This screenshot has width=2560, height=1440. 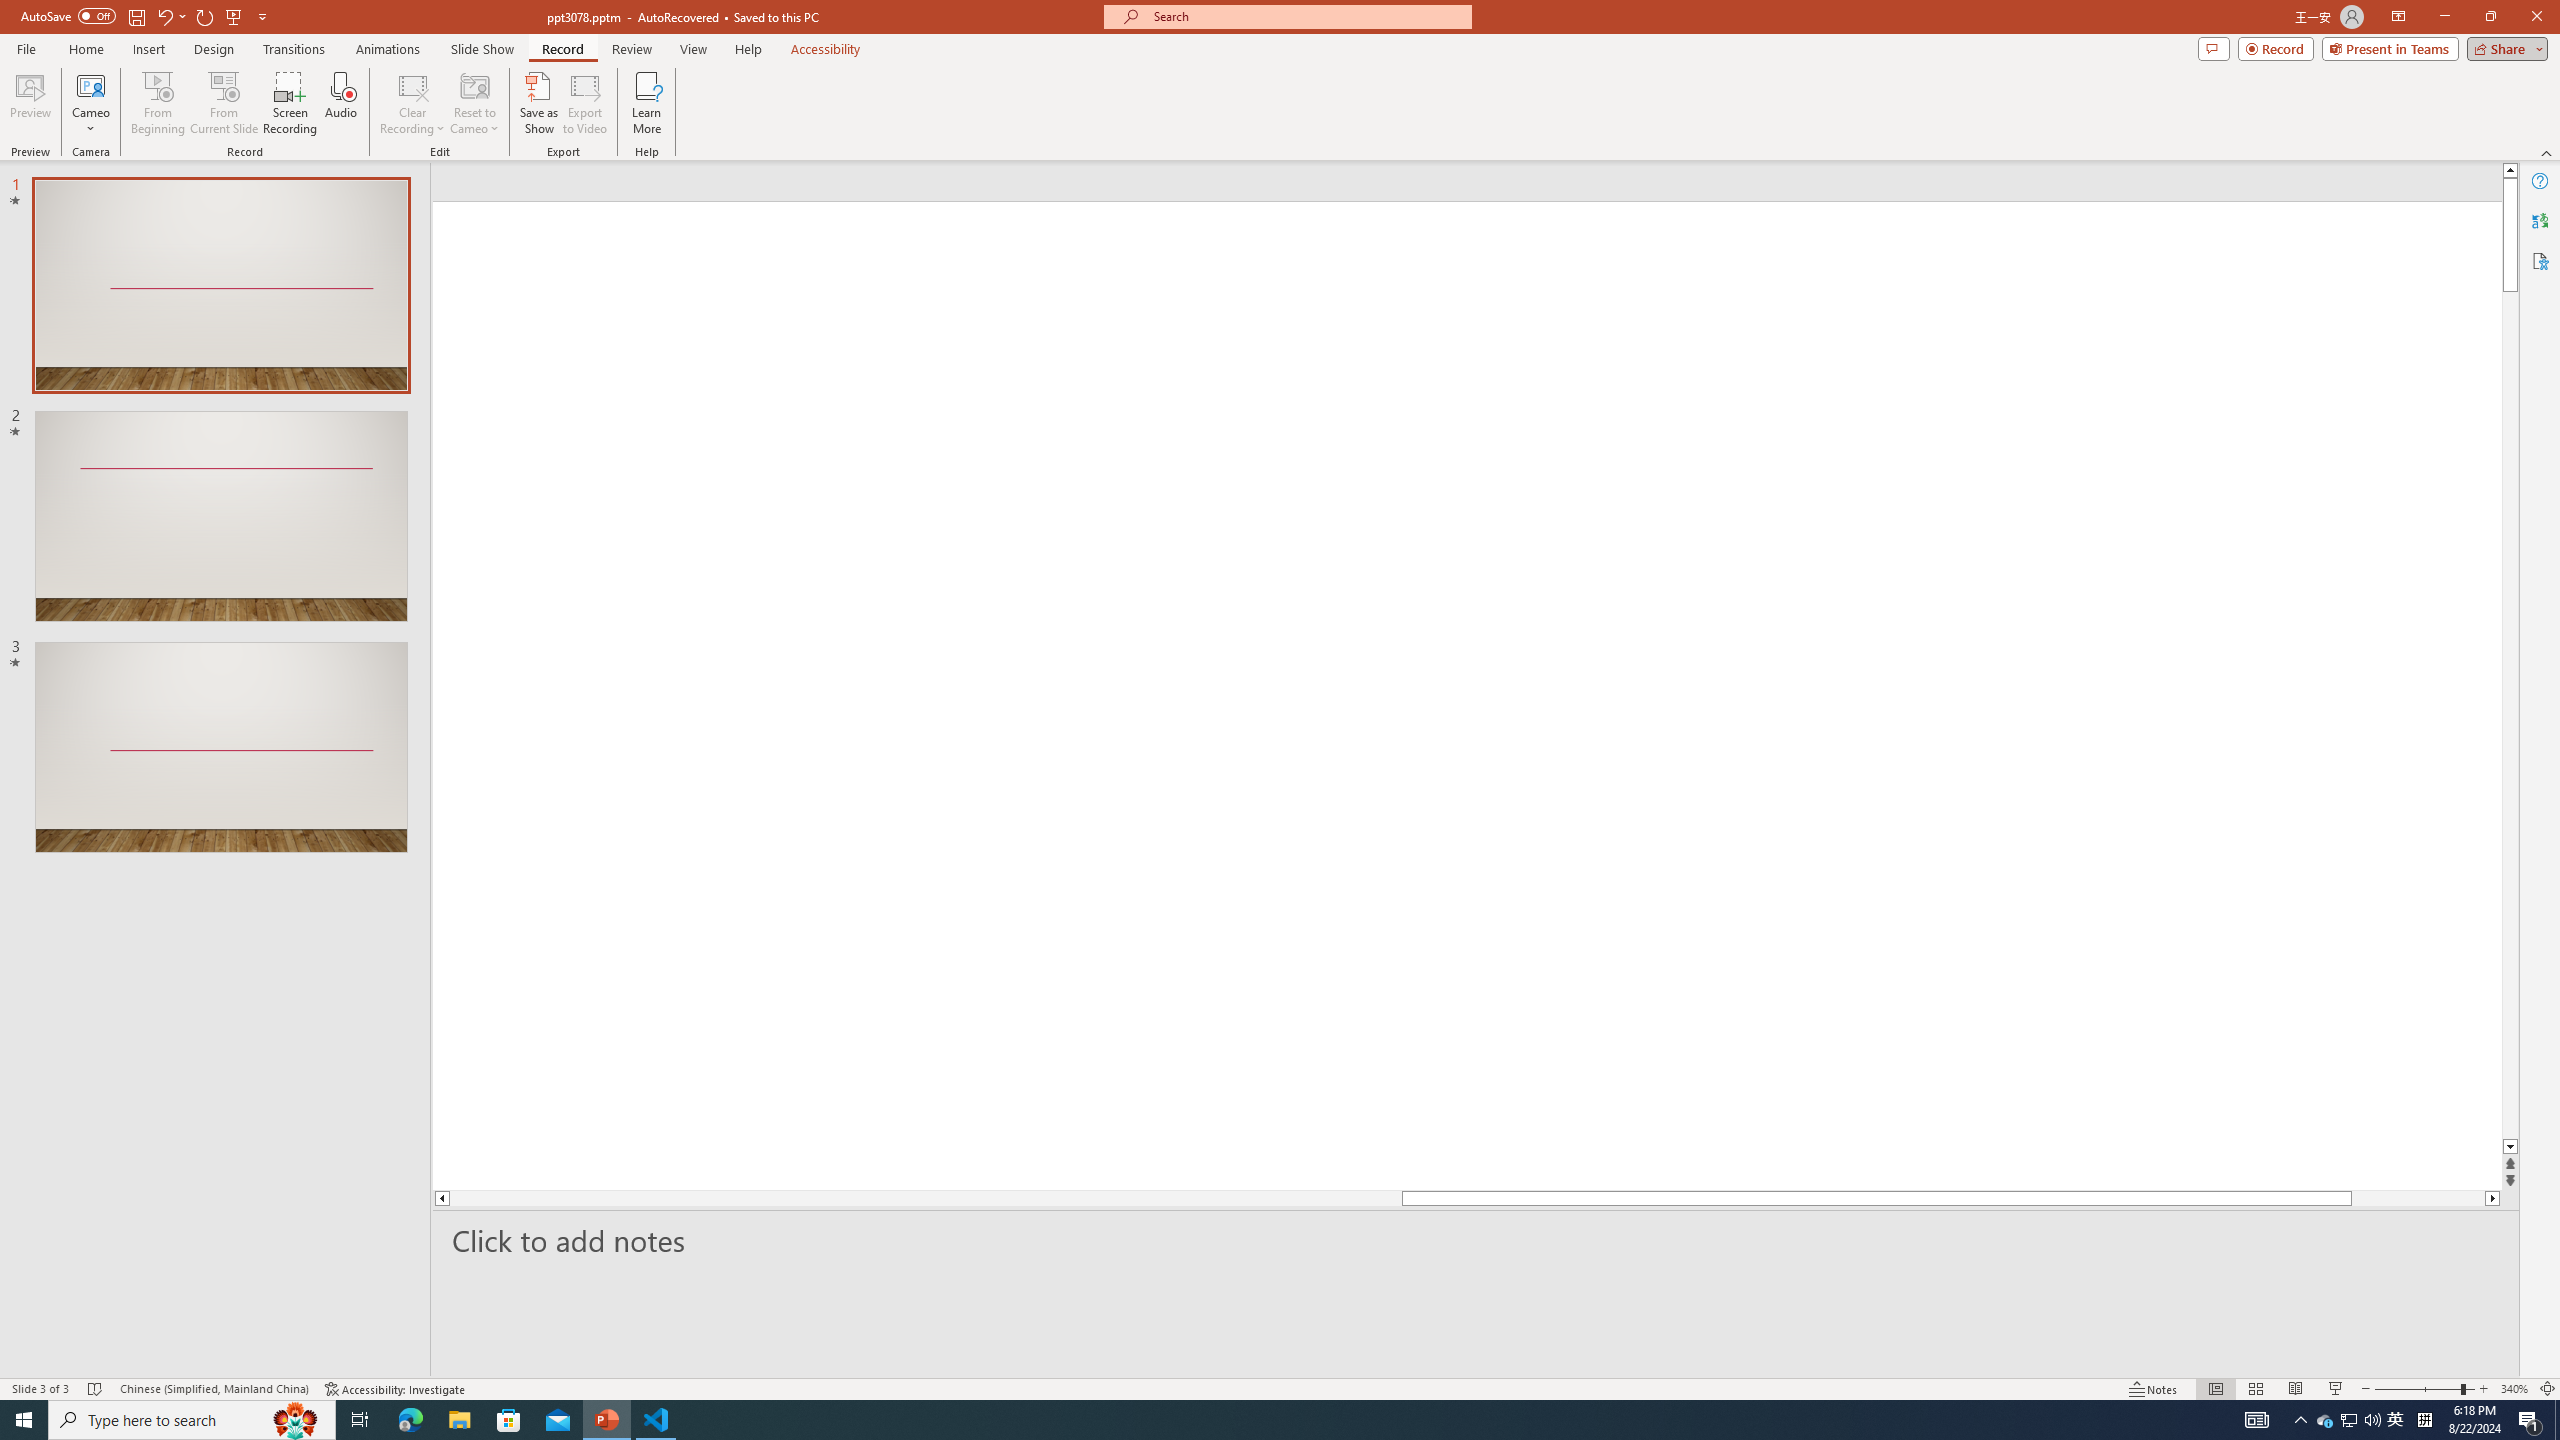 I want to click on 'Reset to Cameo', so click(x=473, y=103).